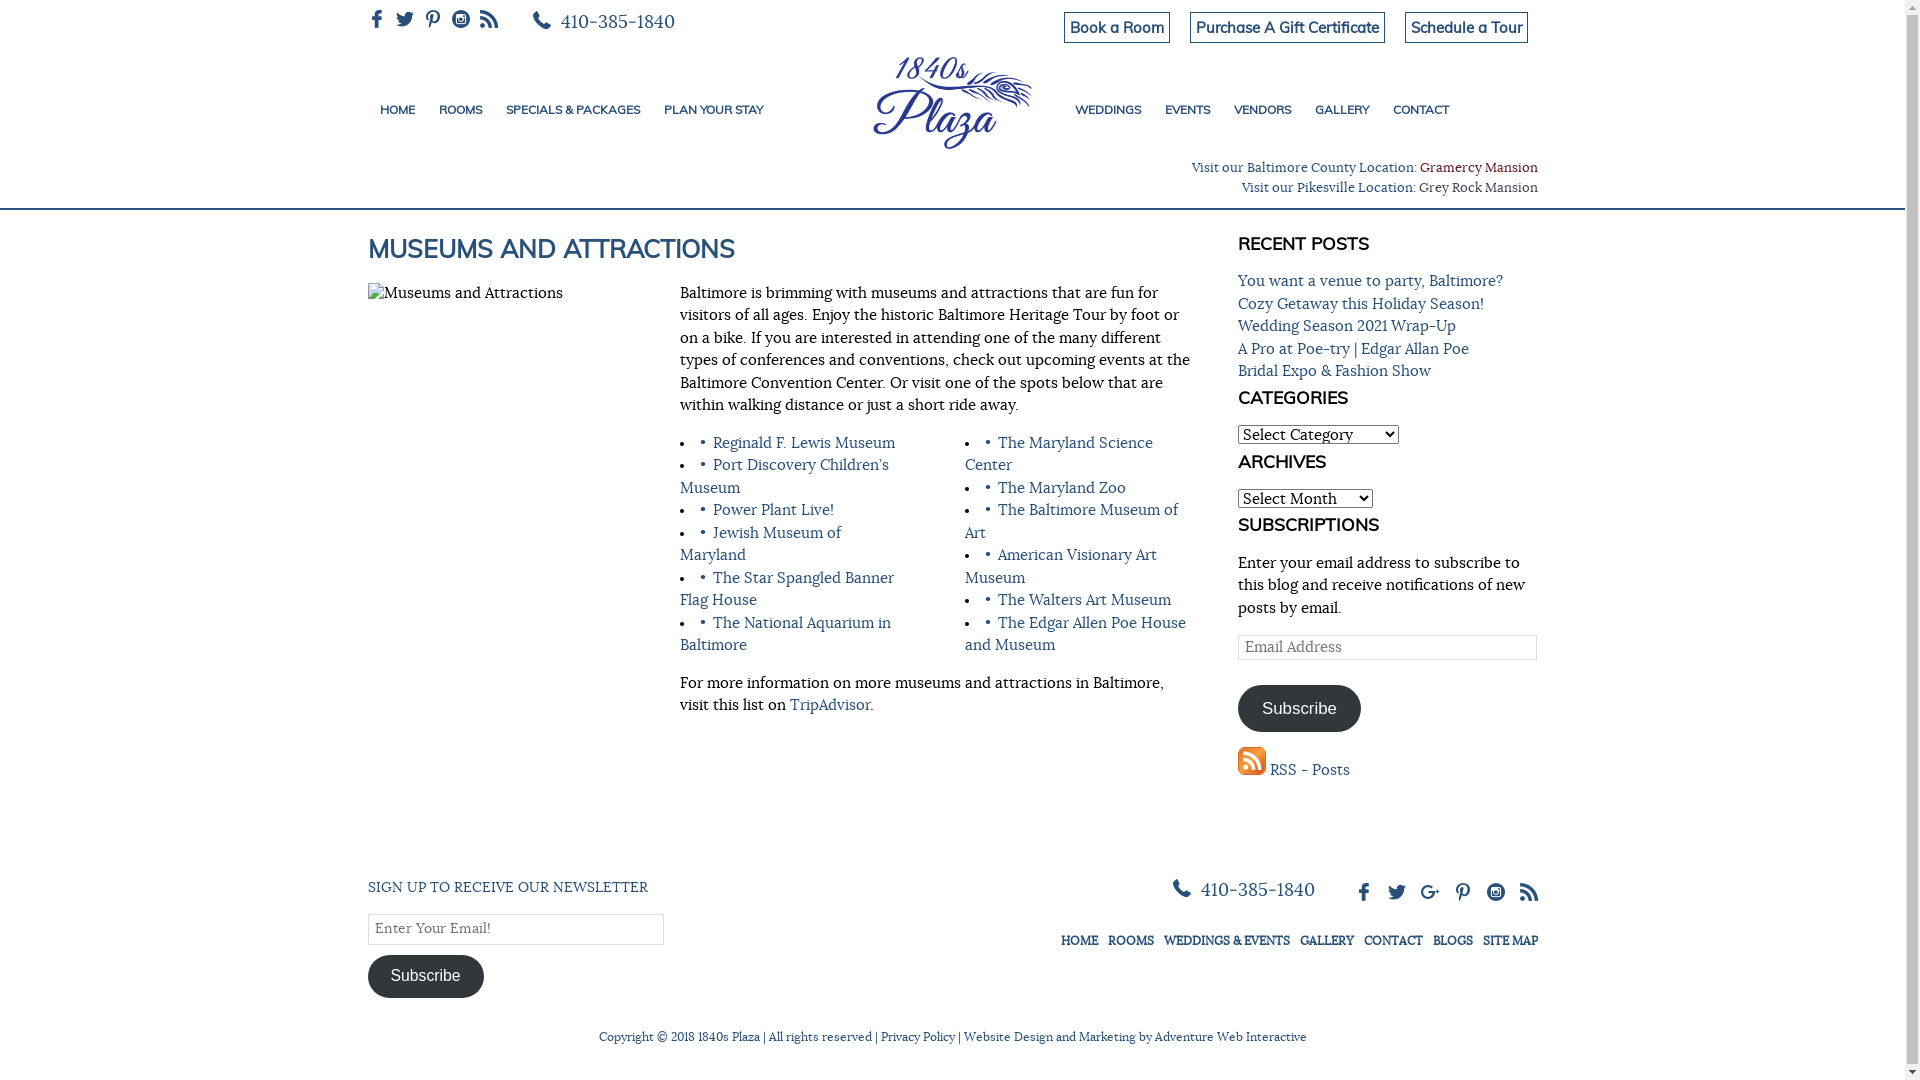 The image size is (1920, 1080). Describe the element at coordinates (951, 99) in the screenshot. I see `'1840s Plaza'` at that location.